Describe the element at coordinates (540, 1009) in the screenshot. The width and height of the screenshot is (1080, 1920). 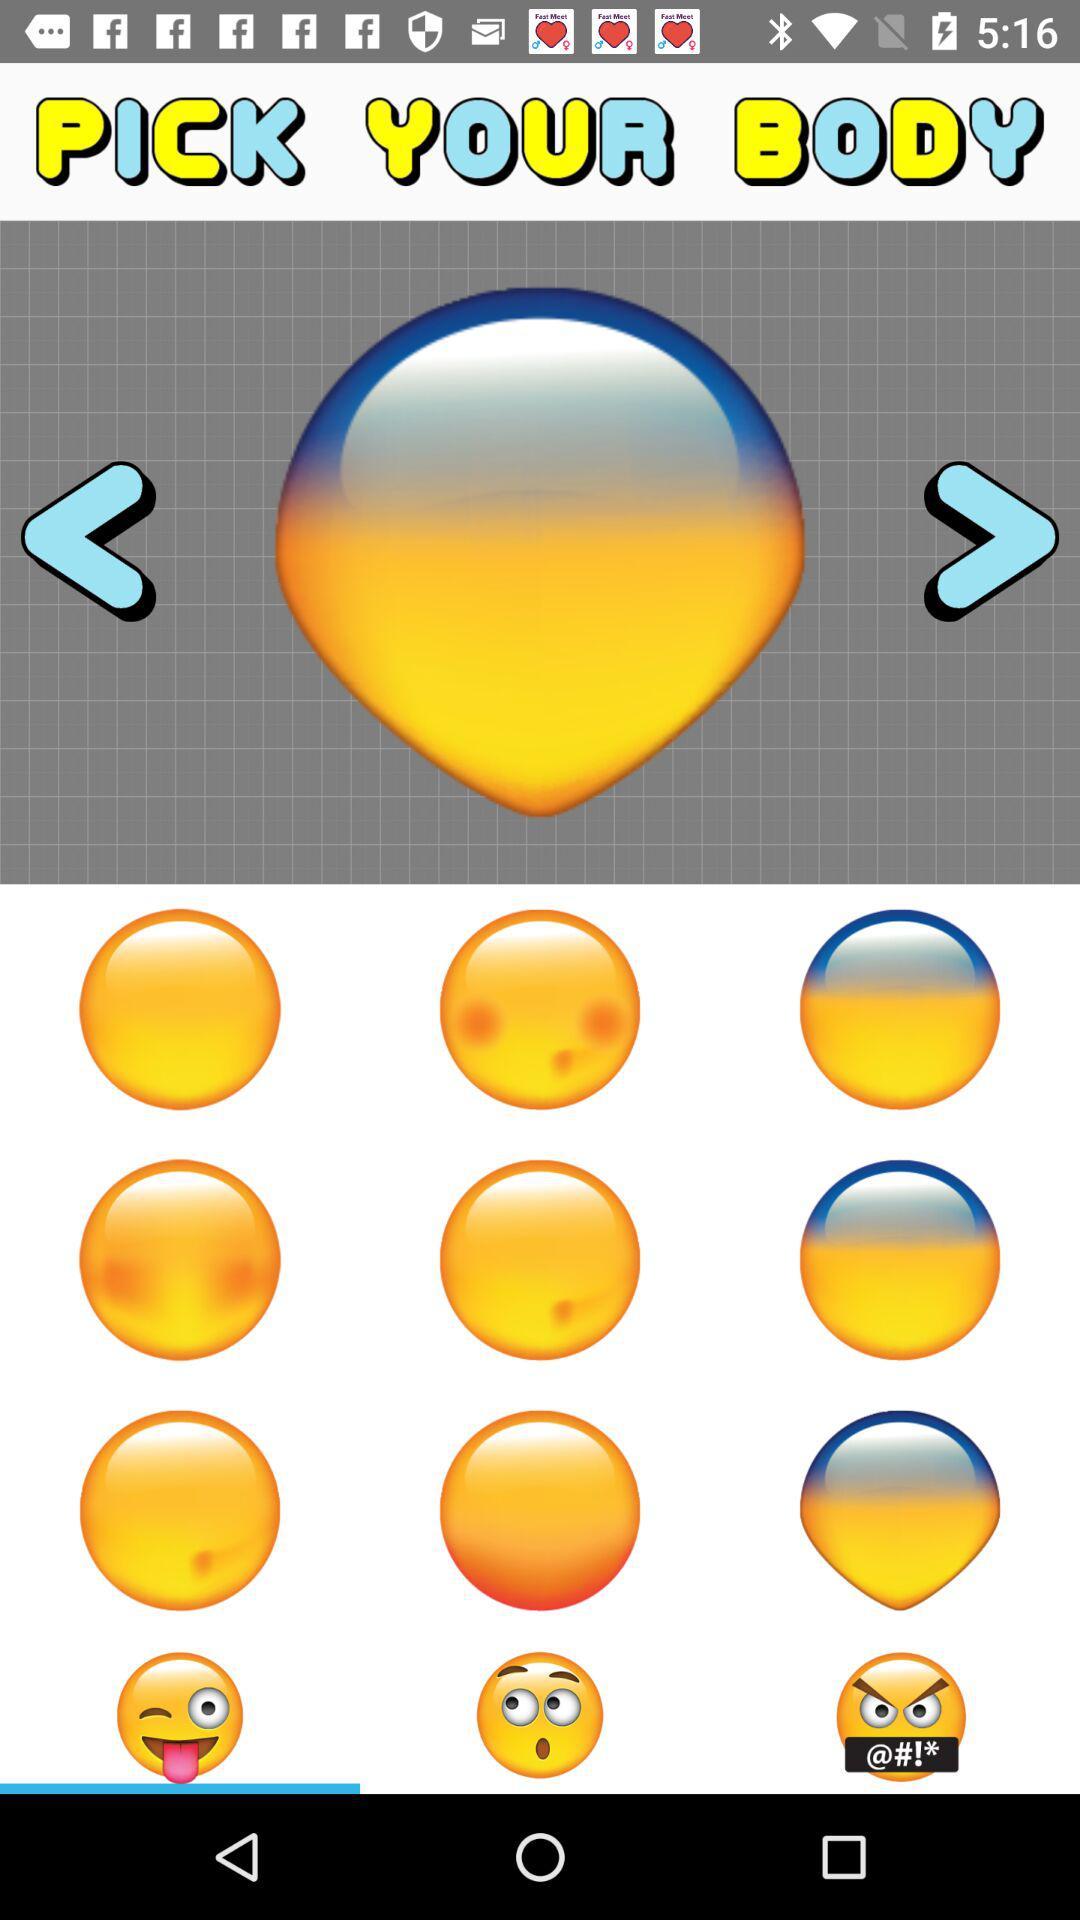
I see `emoji` at that location.